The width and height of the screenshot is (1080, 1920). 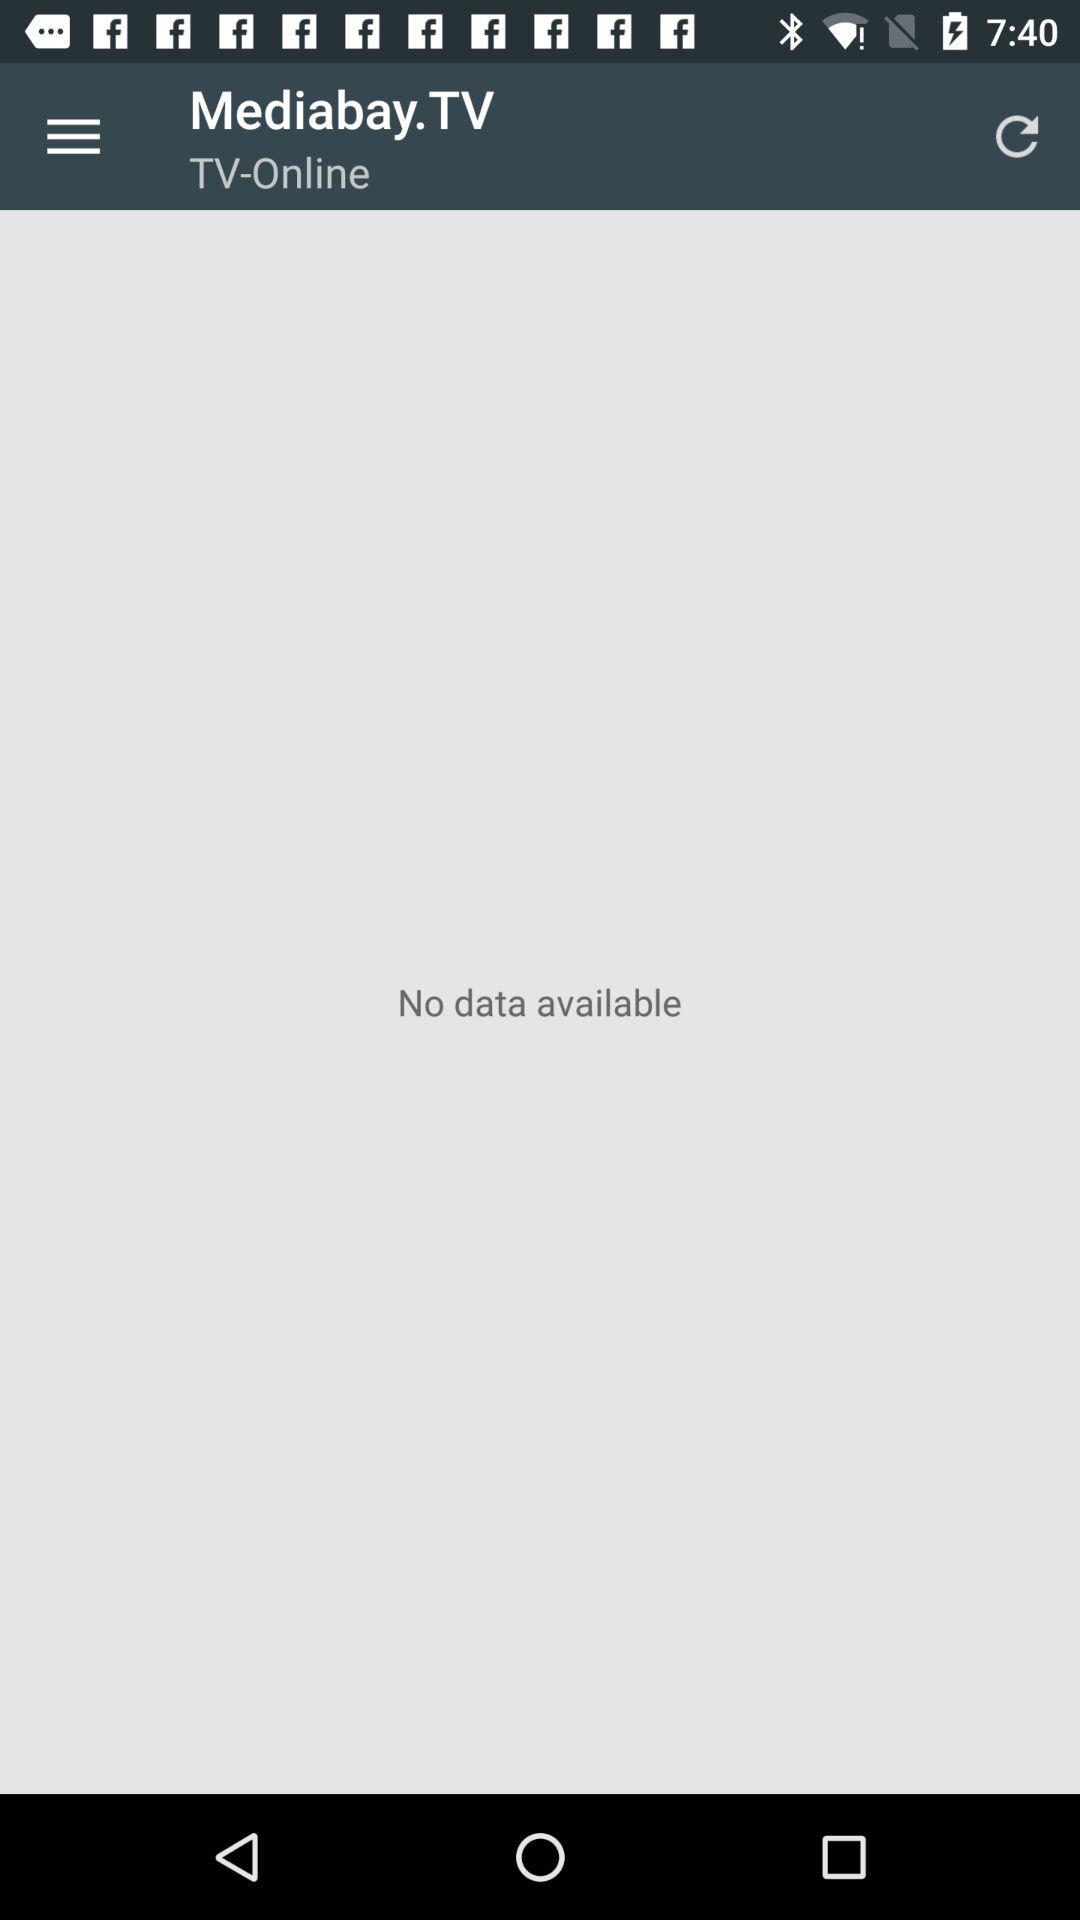 What do you see at coordinates (72, 135) in the screenshot?
I see `icon to the left of the mediabay.tv` at bounding box center [72, 135].